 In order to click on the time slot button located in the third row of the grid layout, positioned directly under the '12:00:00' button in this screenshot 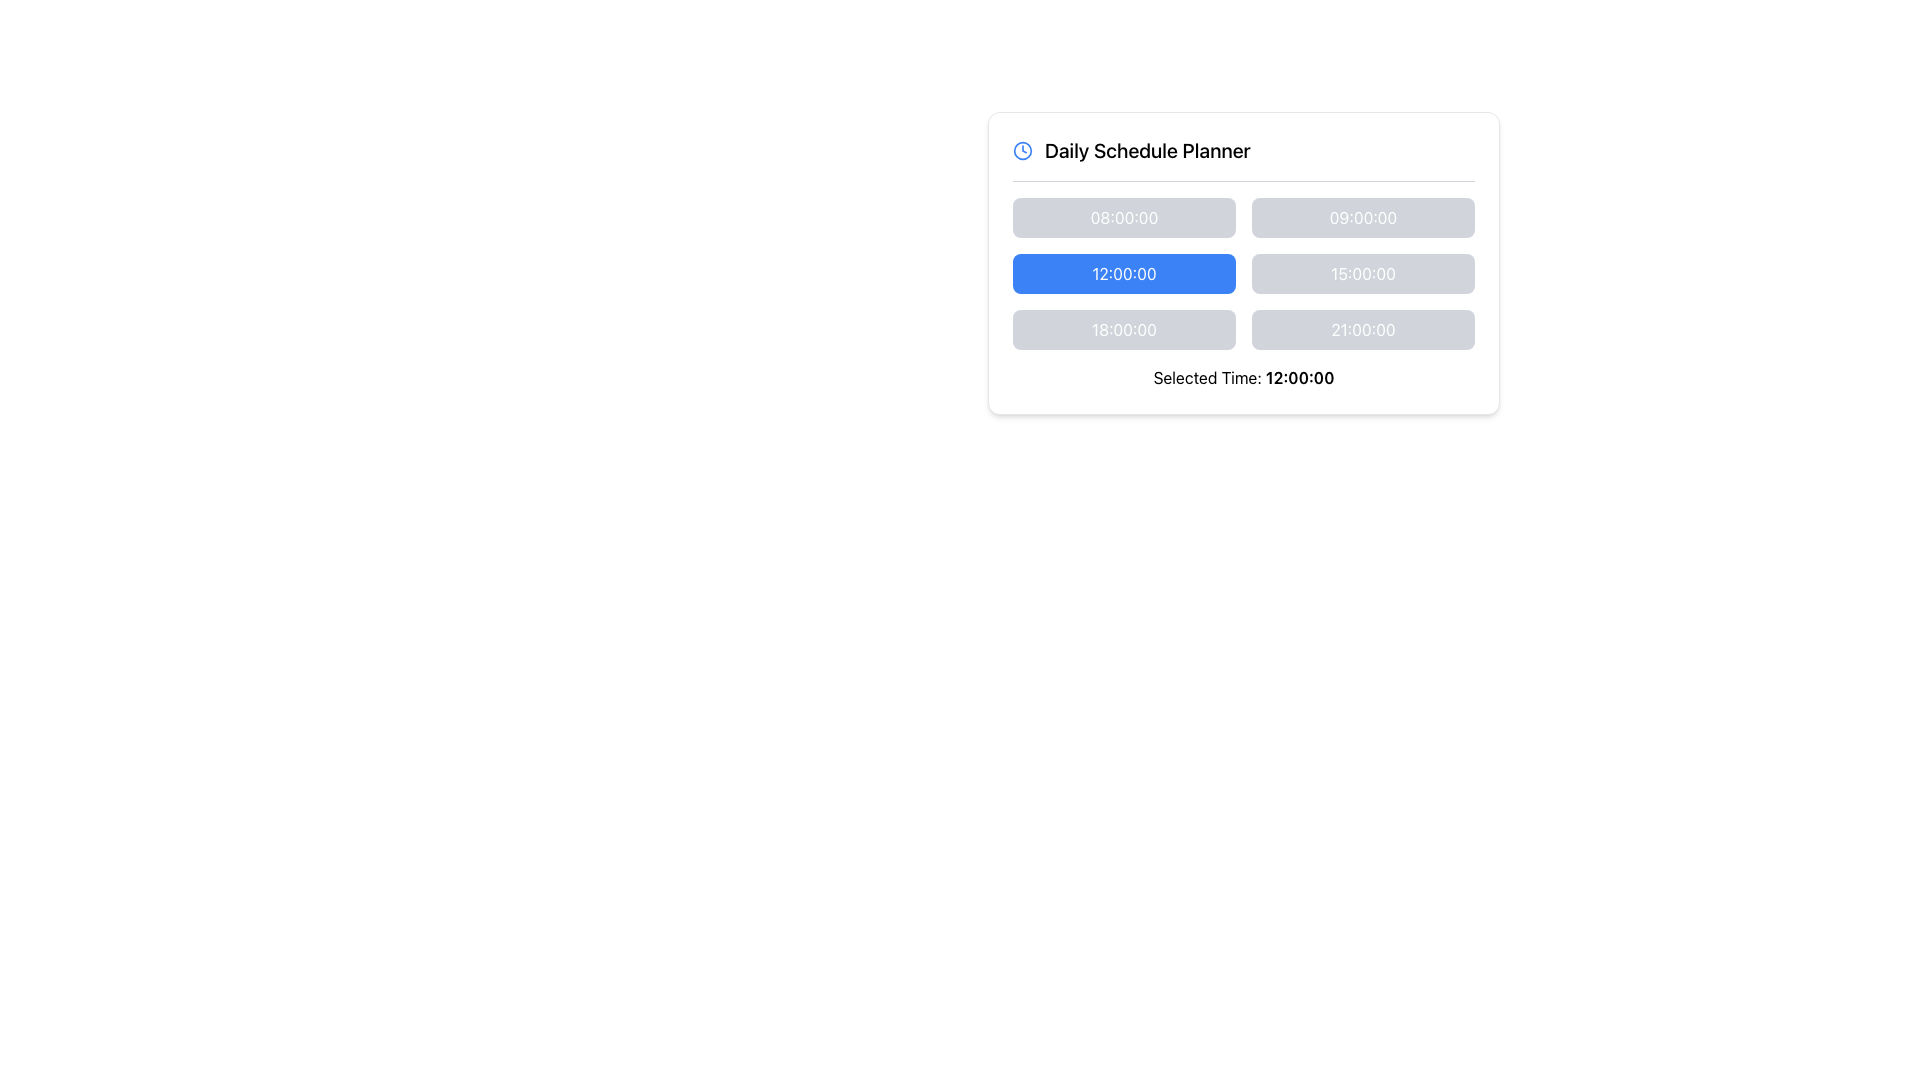, I will do `click(1124, 329)`.